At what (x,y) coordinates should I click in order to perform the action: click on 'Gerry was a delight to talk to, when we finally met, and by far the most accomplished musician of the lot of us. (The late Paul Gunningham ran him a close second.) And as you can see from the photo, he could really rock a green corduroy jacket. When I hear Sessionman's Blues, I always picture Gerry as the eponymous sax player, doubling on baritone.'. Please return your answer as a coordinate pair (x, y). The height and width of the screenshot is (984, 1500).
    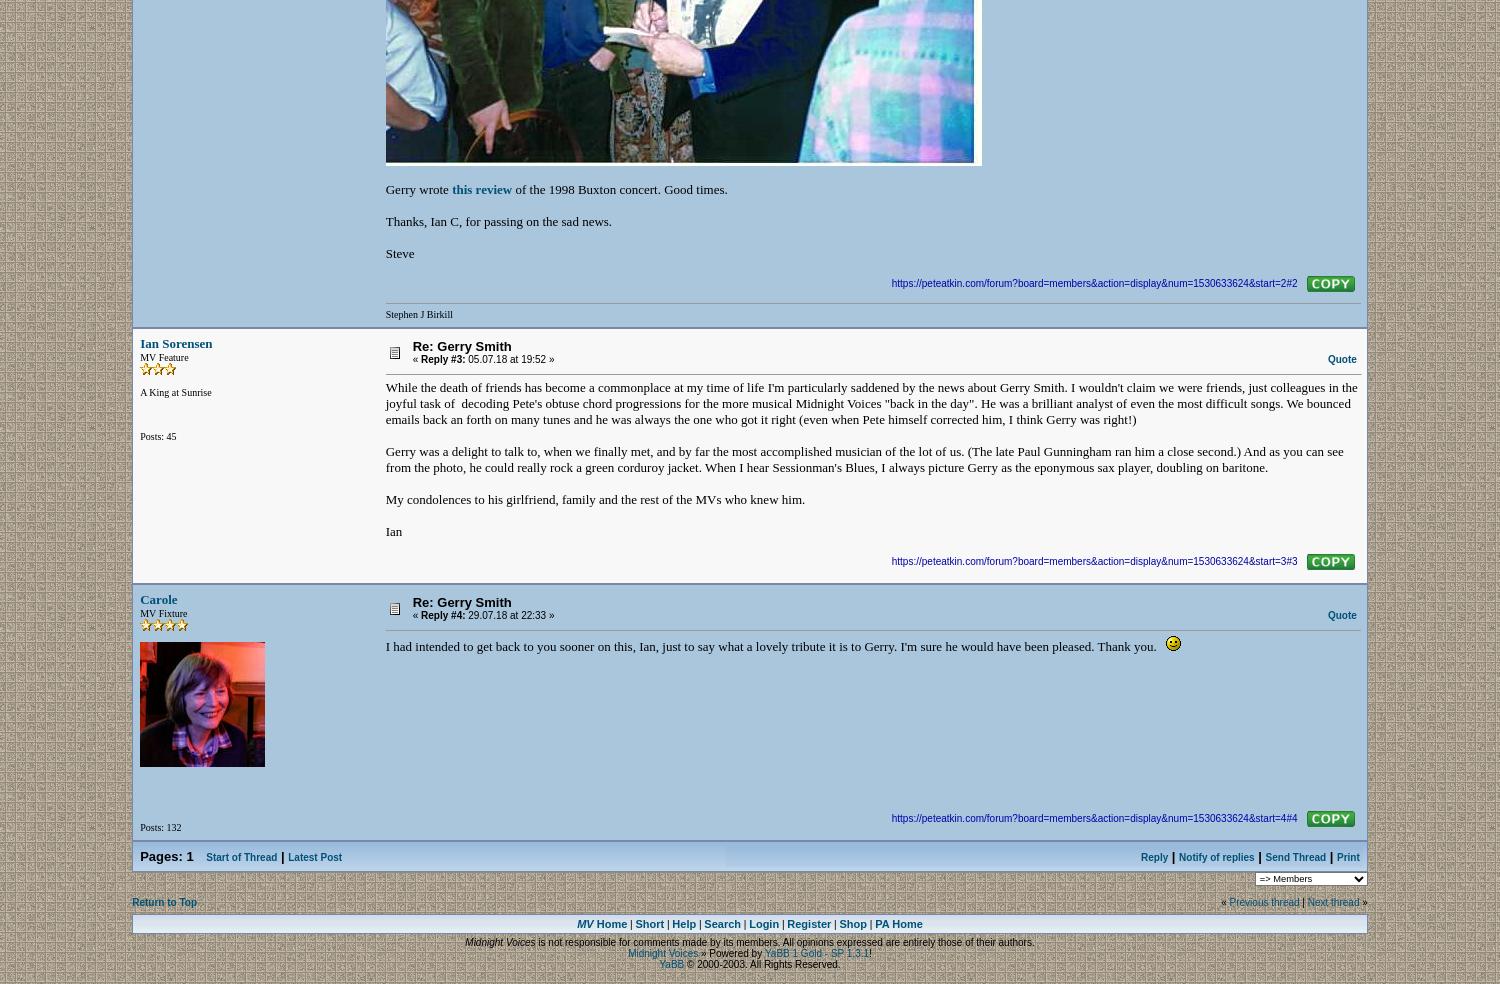
    Looking at the image, I should click on (862, 459).